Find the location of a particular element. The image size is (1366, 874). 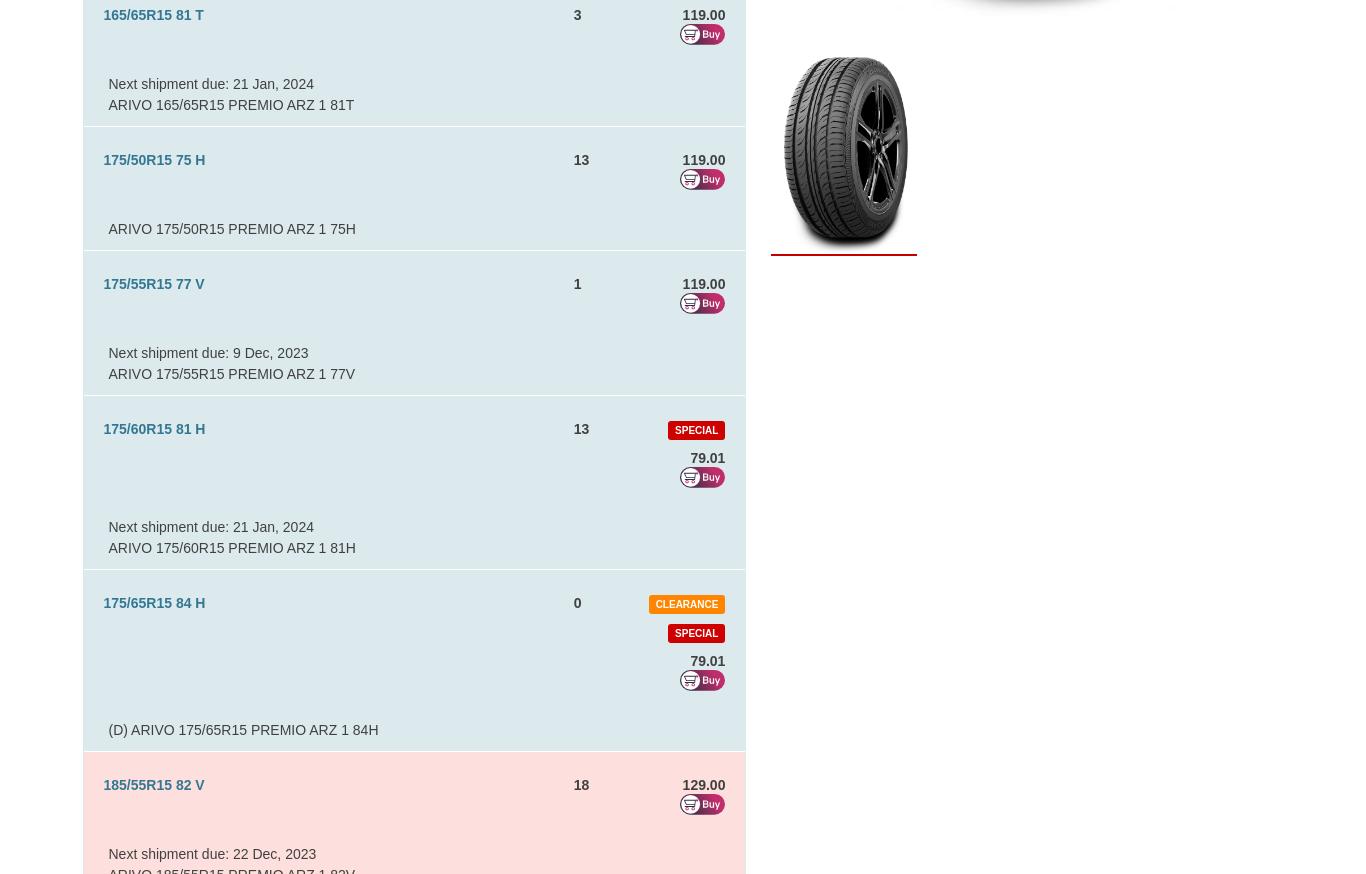

'(D) ARIVO 175/65R15 PREMIO ARZ 1 84H' is located at coordinates (108, 728).